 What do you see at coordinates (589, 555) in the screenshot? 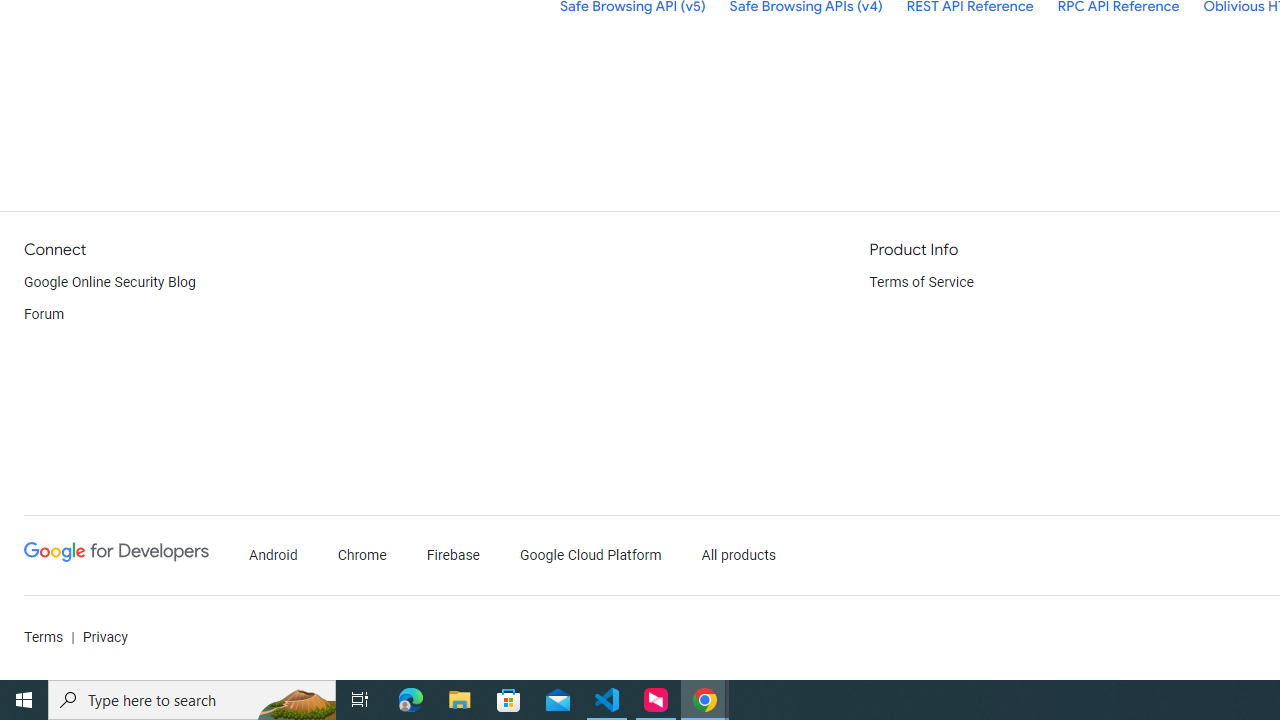
I see `'Google Cloud Platform'` at bounding box center [589, 555].